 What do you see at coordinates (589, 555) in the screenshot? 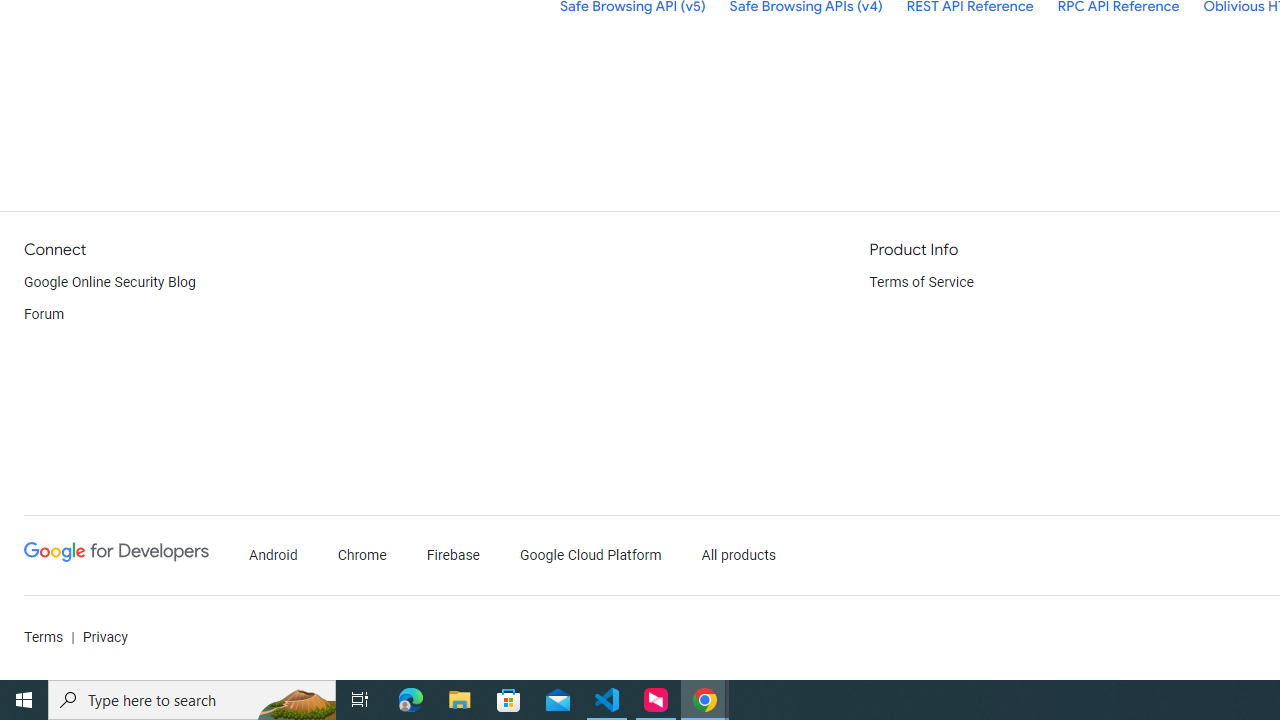
I see `'Google Cloud Platform'` at bounding box center [589, 555].